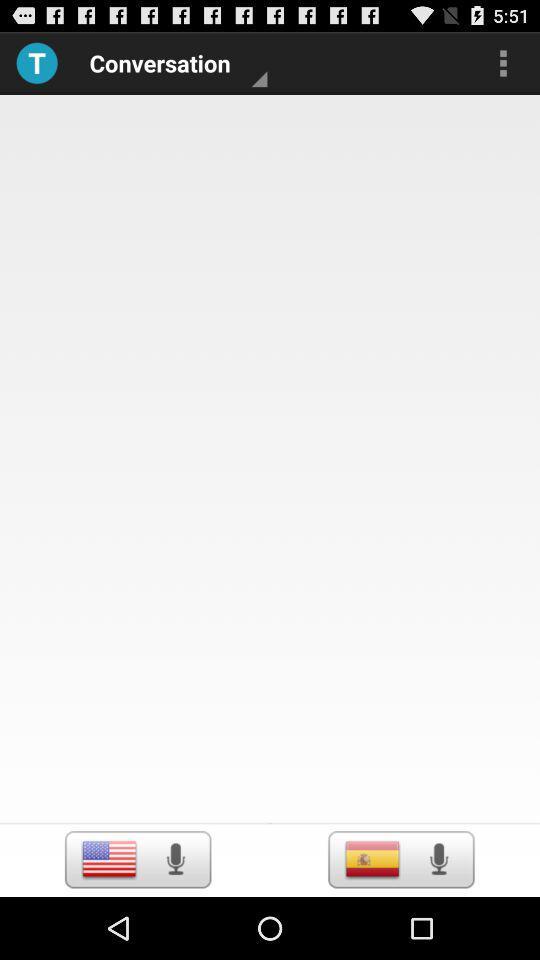 The height and width of the screenshot is (960, 540). What do you see at coordinates (109, 858) in the screenshot?
I see `american english` at bounding box center [109, 858].